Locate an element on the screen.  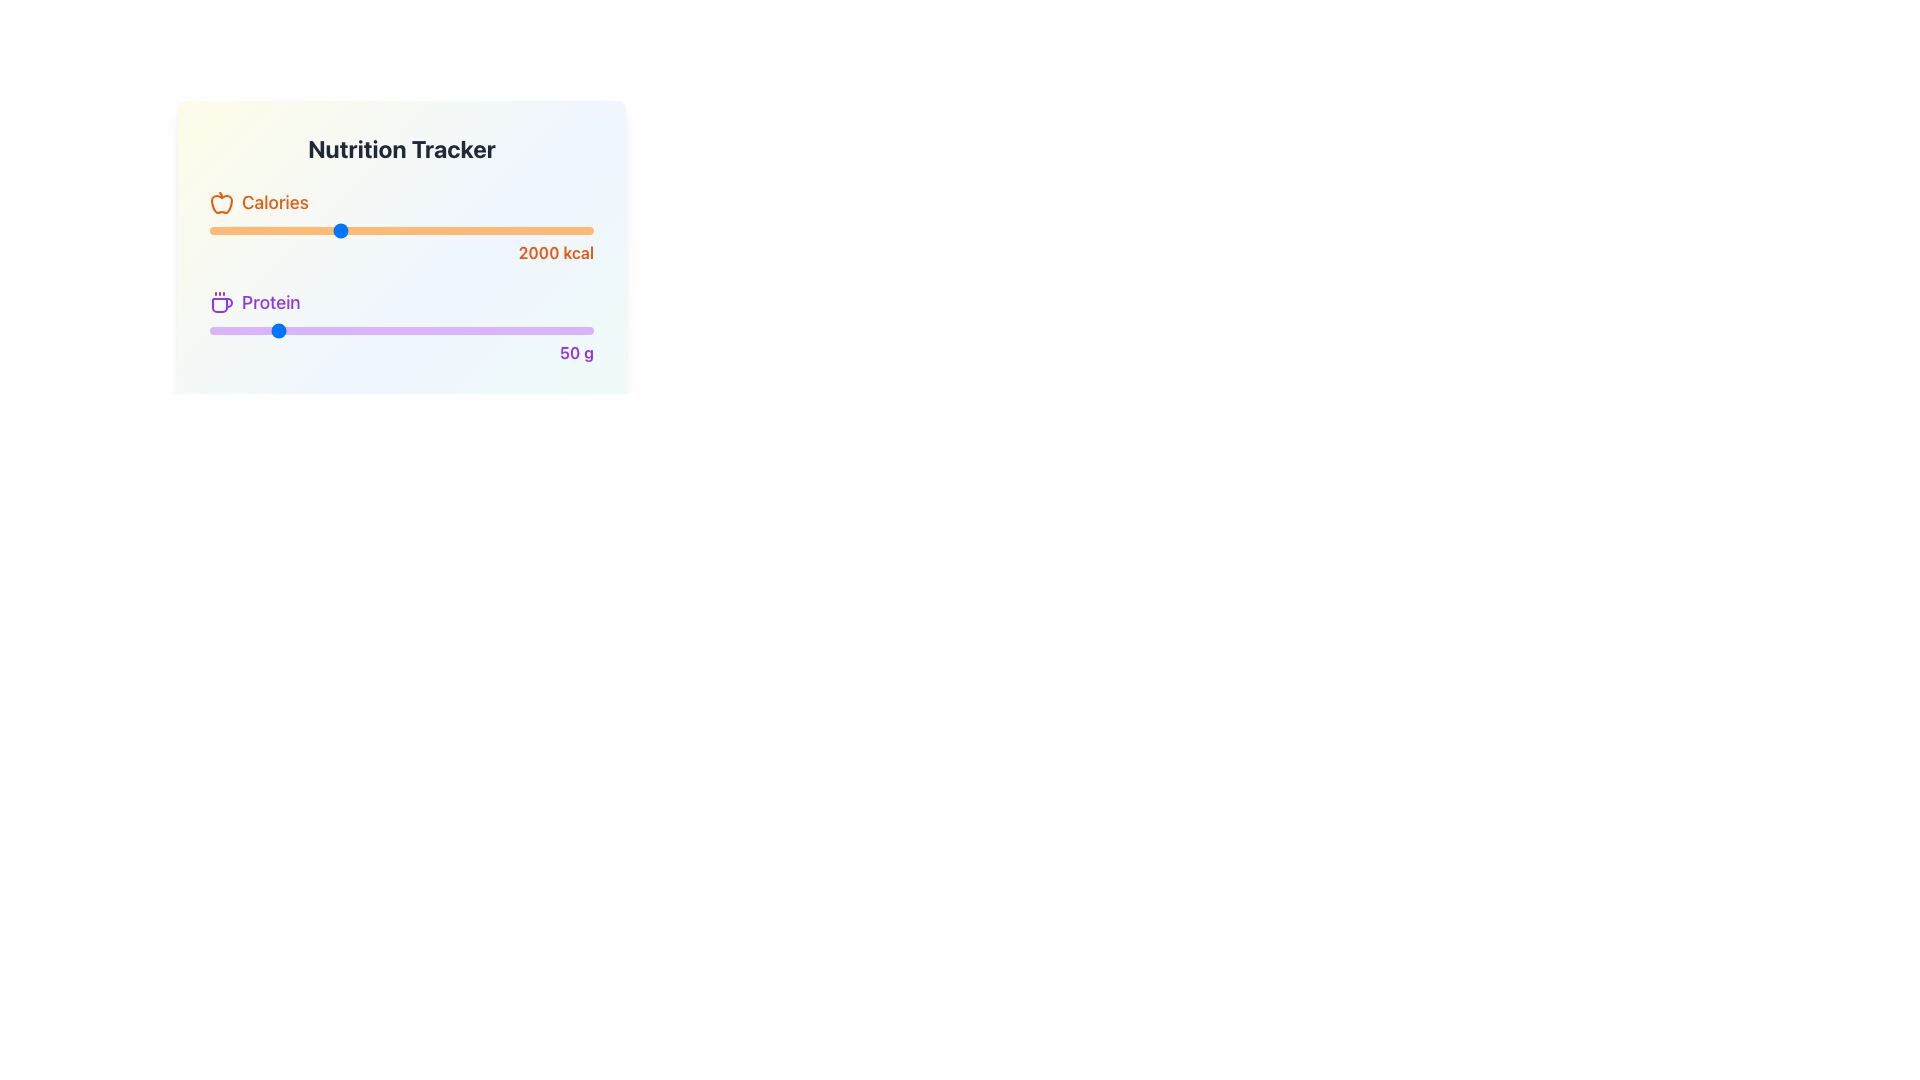
calorie goal is located at coordinates (447, 230).